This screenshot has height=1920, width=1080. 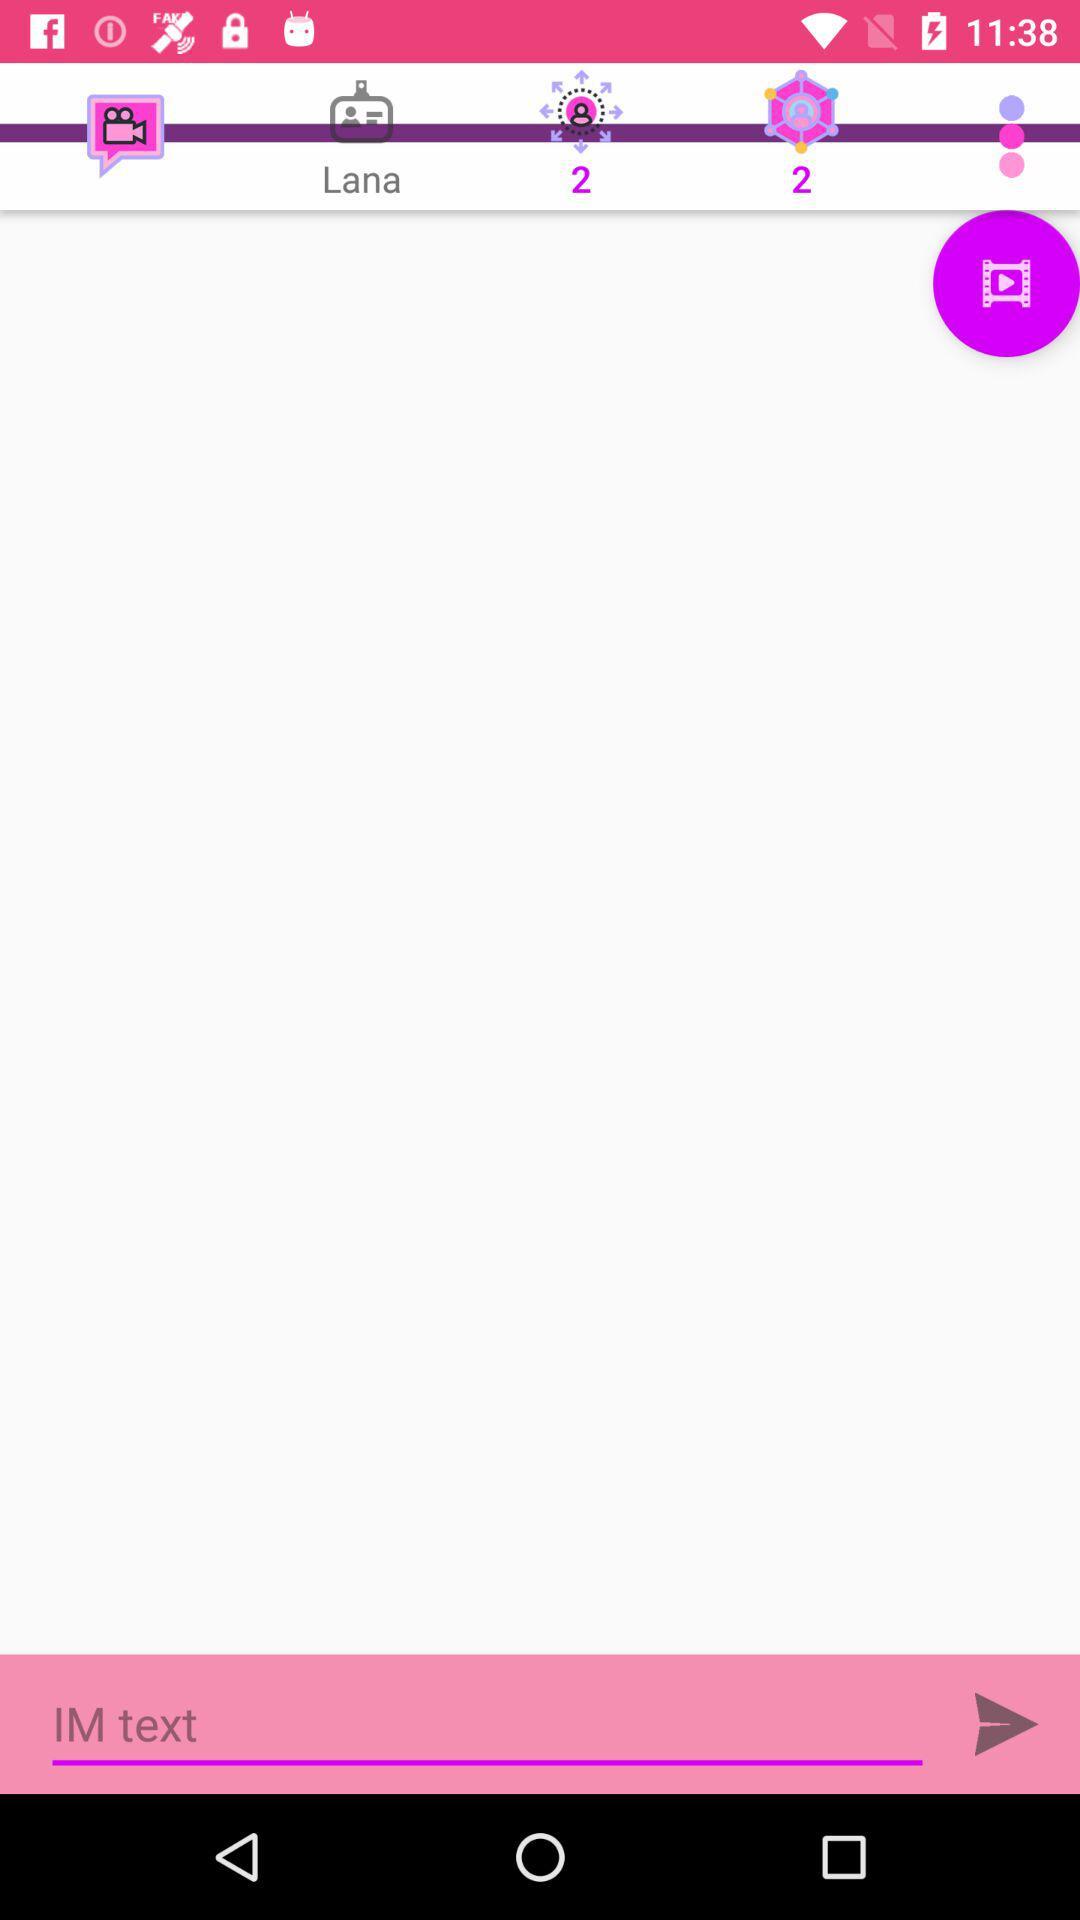 What do you see at coordinates (1006, 1723) in the screenshot?
I see `the send icon` at bounding box center [1006, 1723].